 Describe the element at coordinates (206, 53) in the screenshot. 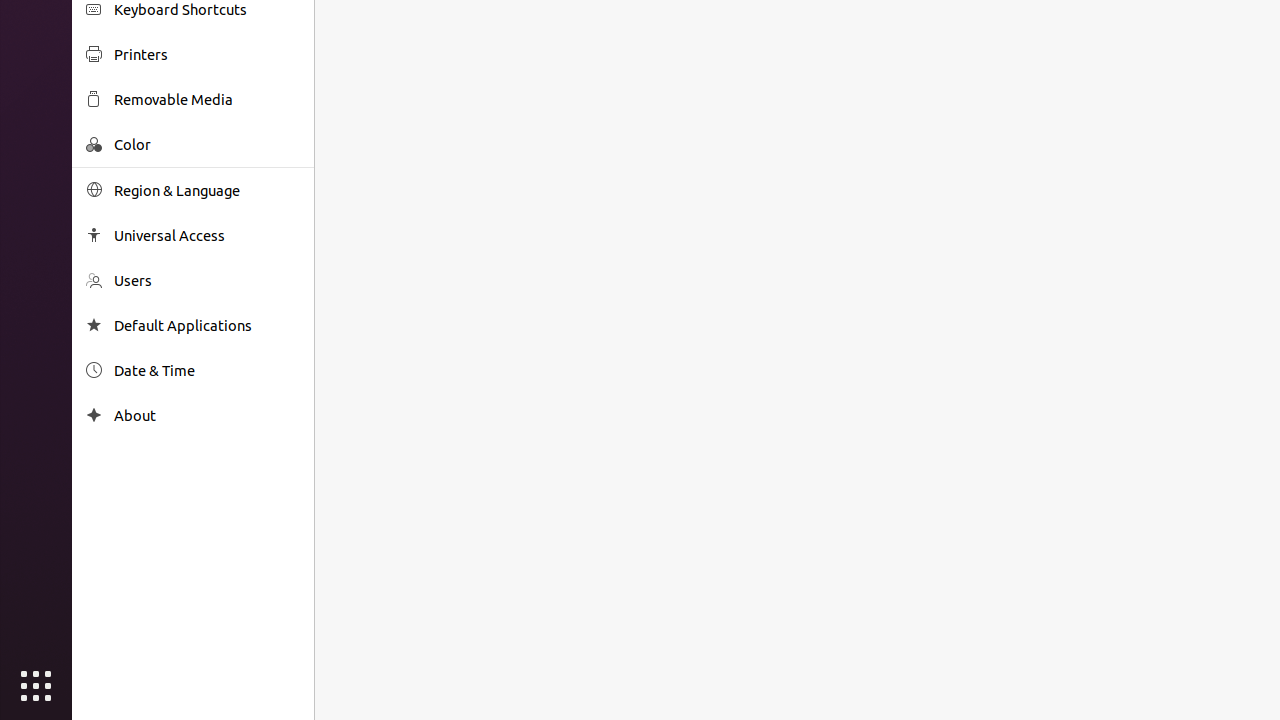

I see `'Printers'` at that location.